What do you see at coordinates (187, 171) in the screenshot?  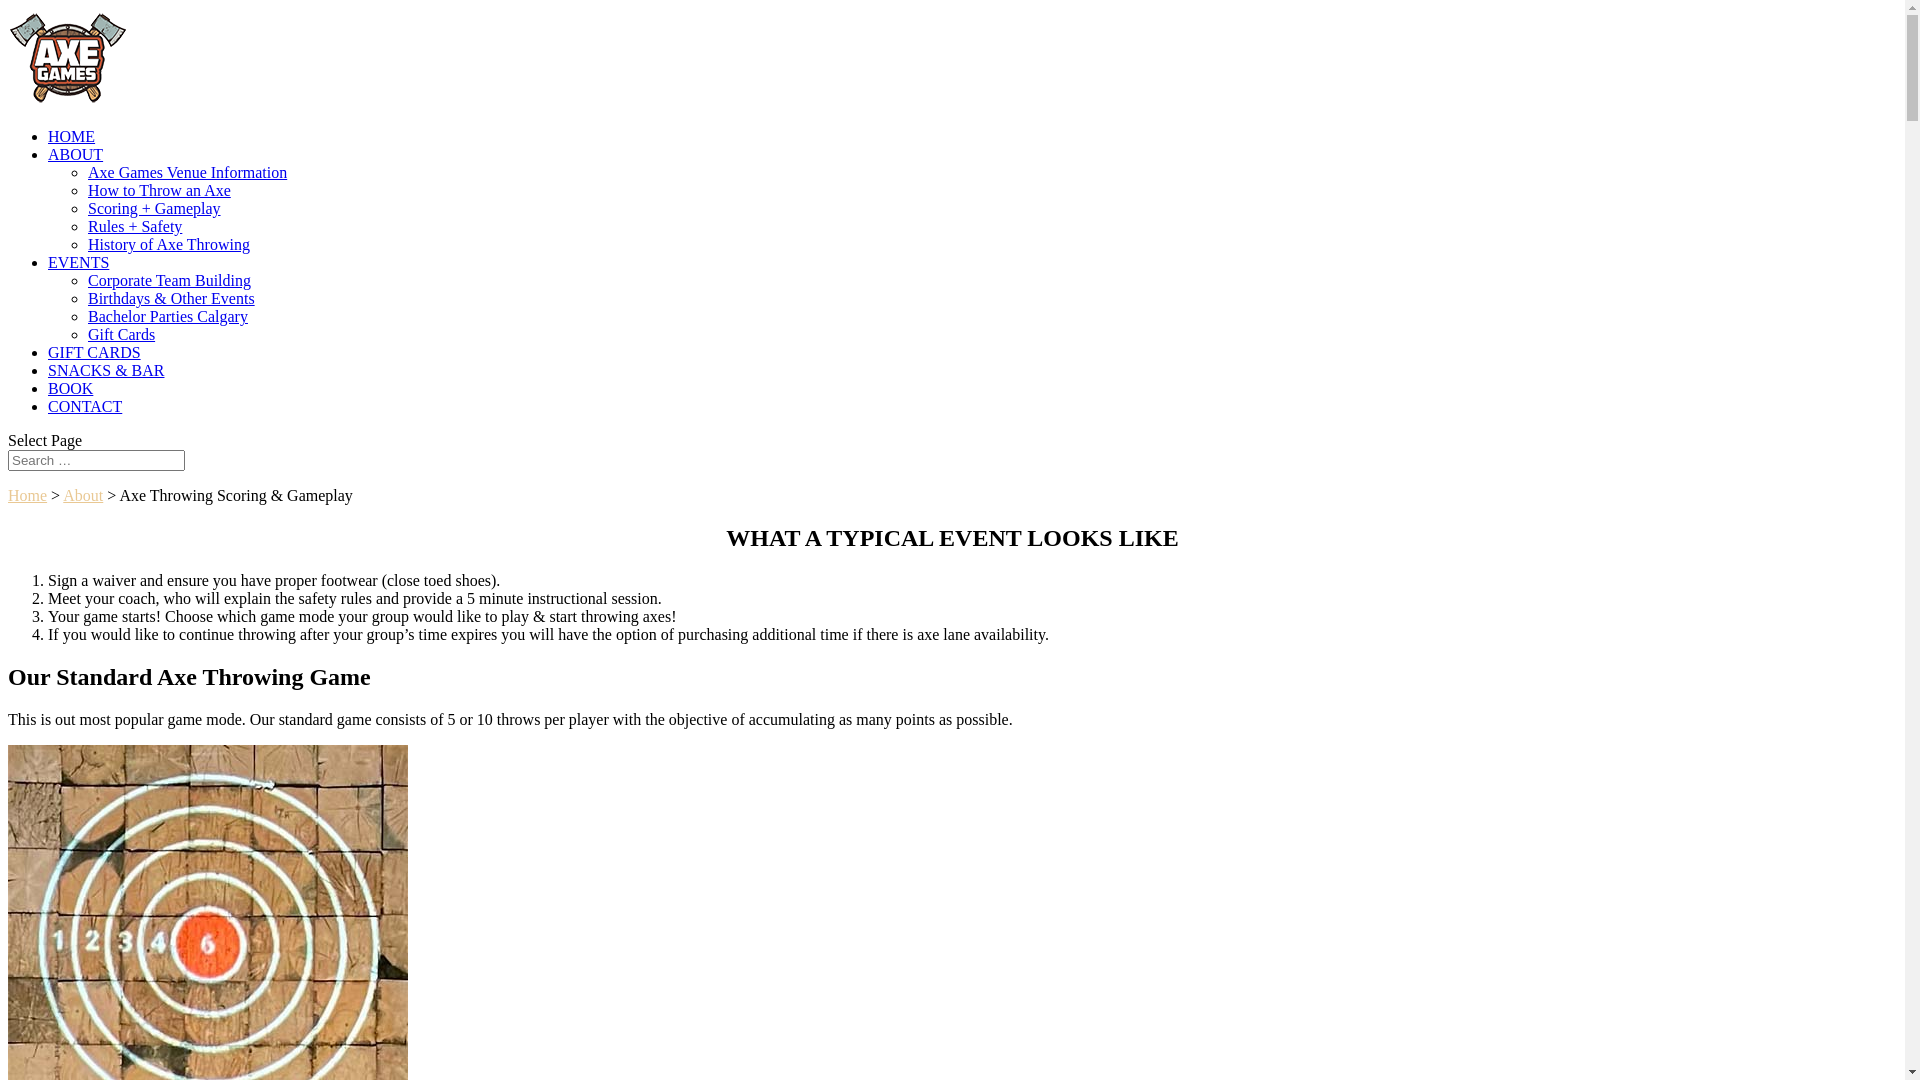 I see `'Axe Games Venue Information'` at bounding box center [187, 171].